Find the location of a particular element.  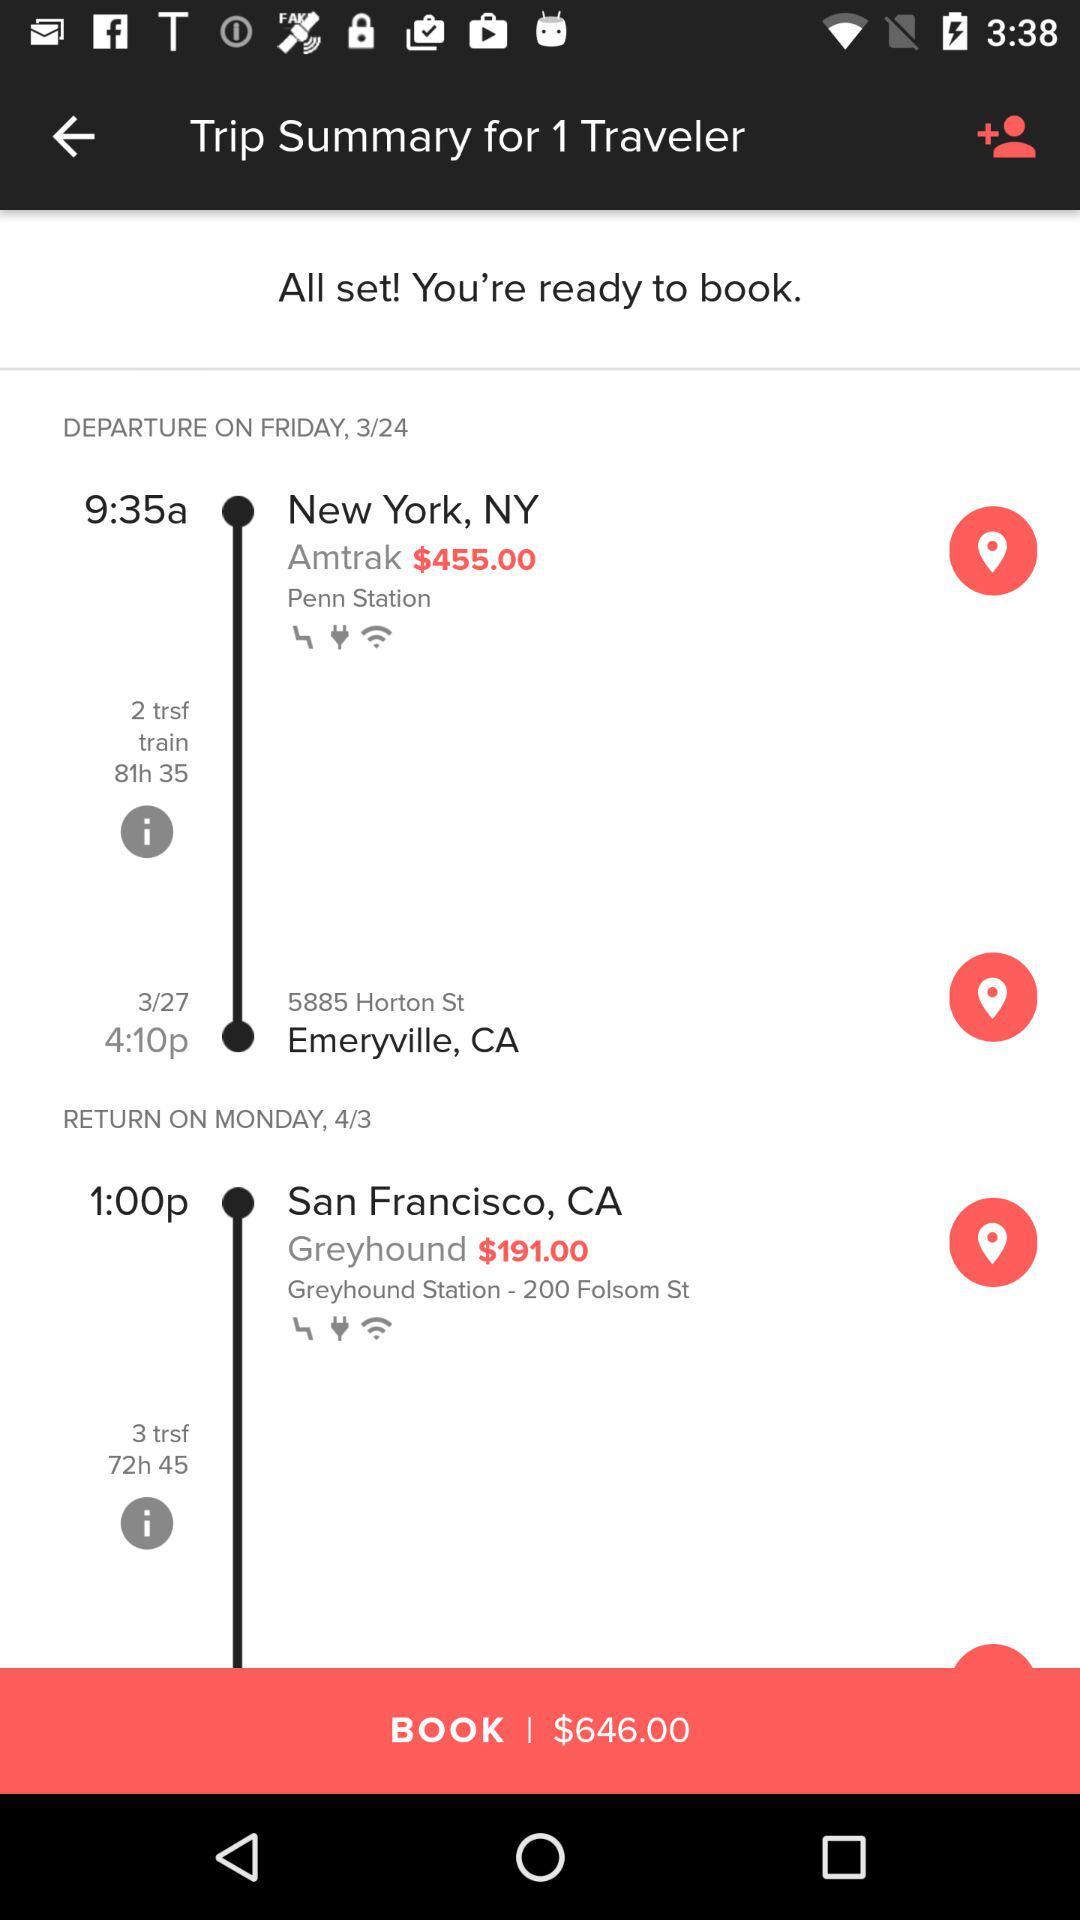

waypoint is located at coordinates (993, 550).